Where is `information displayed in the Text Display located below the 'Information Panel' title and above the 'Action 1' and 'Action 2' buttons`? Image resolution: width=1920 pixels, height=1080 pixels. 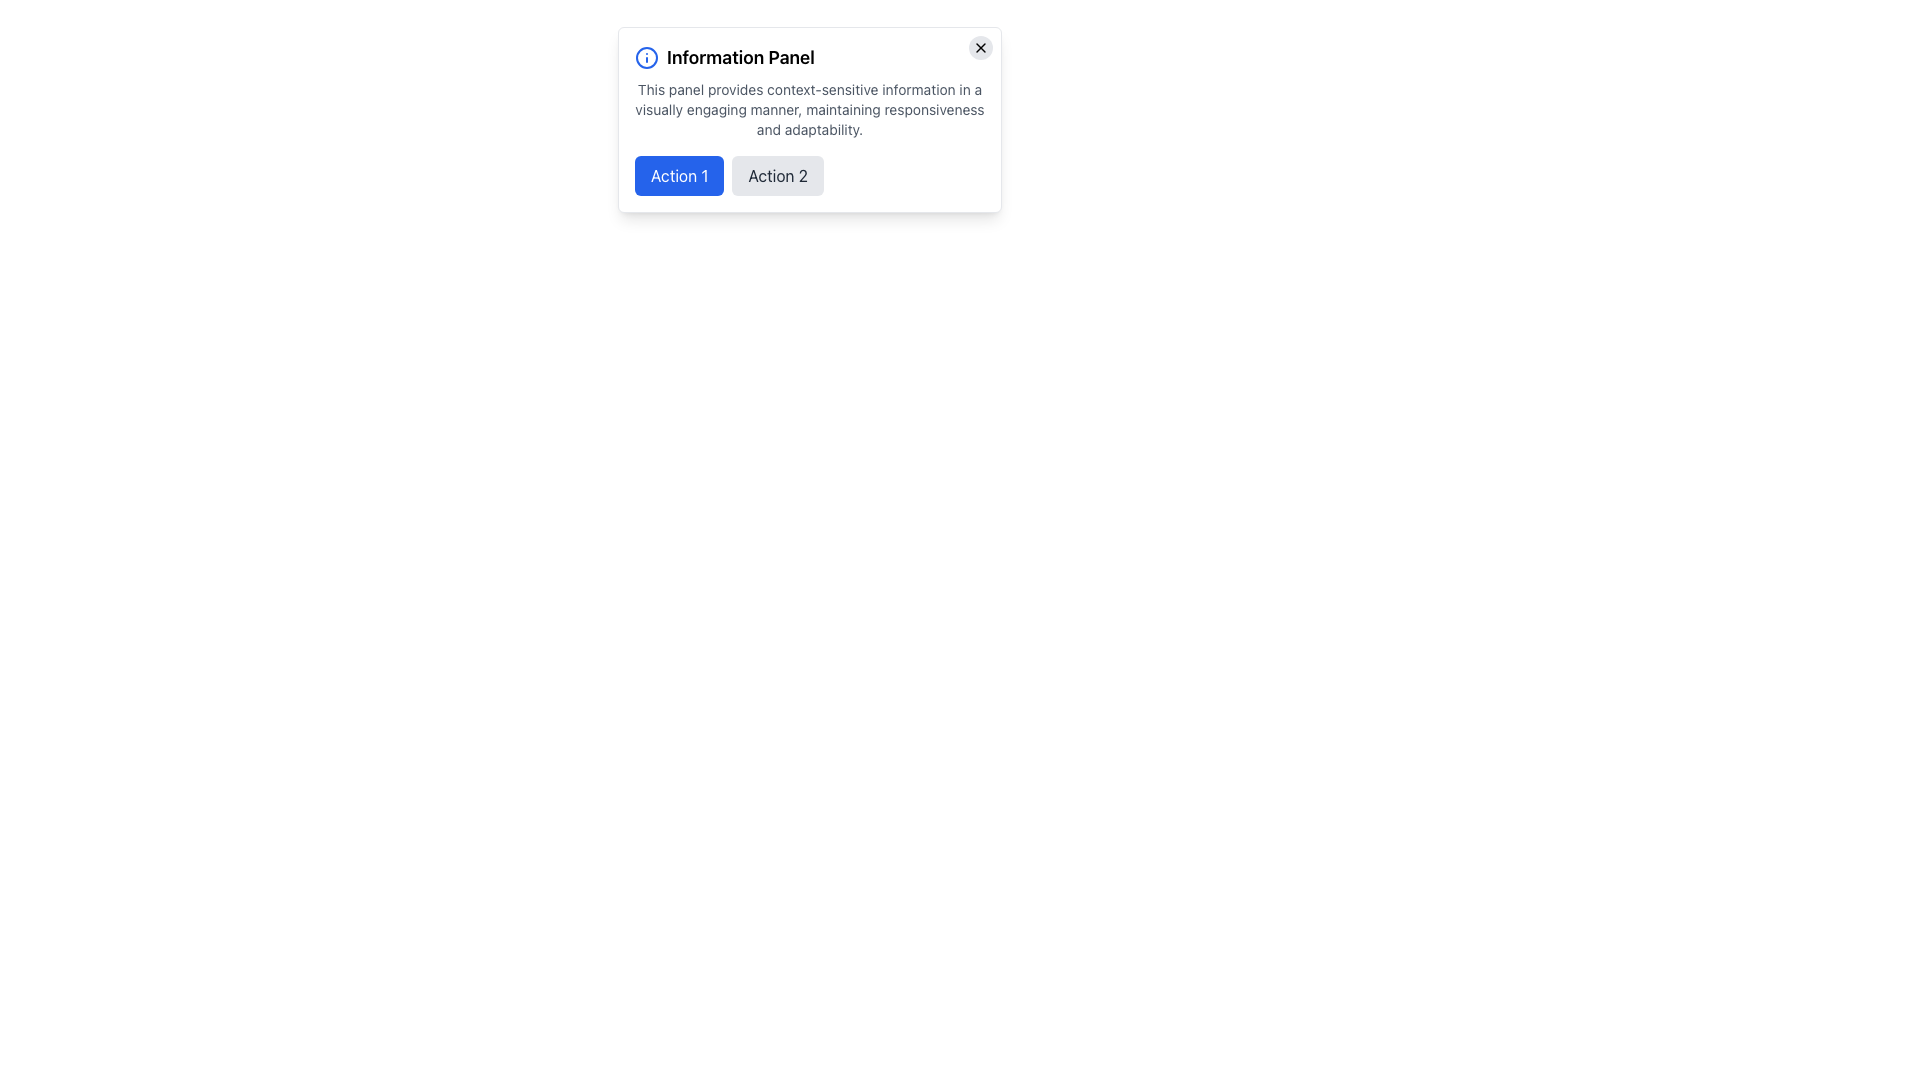
information displayed in the Text Display located below the 'Information Panel' title and above the 'Action 1' and 'Action 2' buttons is located at coordinates (810, 110).